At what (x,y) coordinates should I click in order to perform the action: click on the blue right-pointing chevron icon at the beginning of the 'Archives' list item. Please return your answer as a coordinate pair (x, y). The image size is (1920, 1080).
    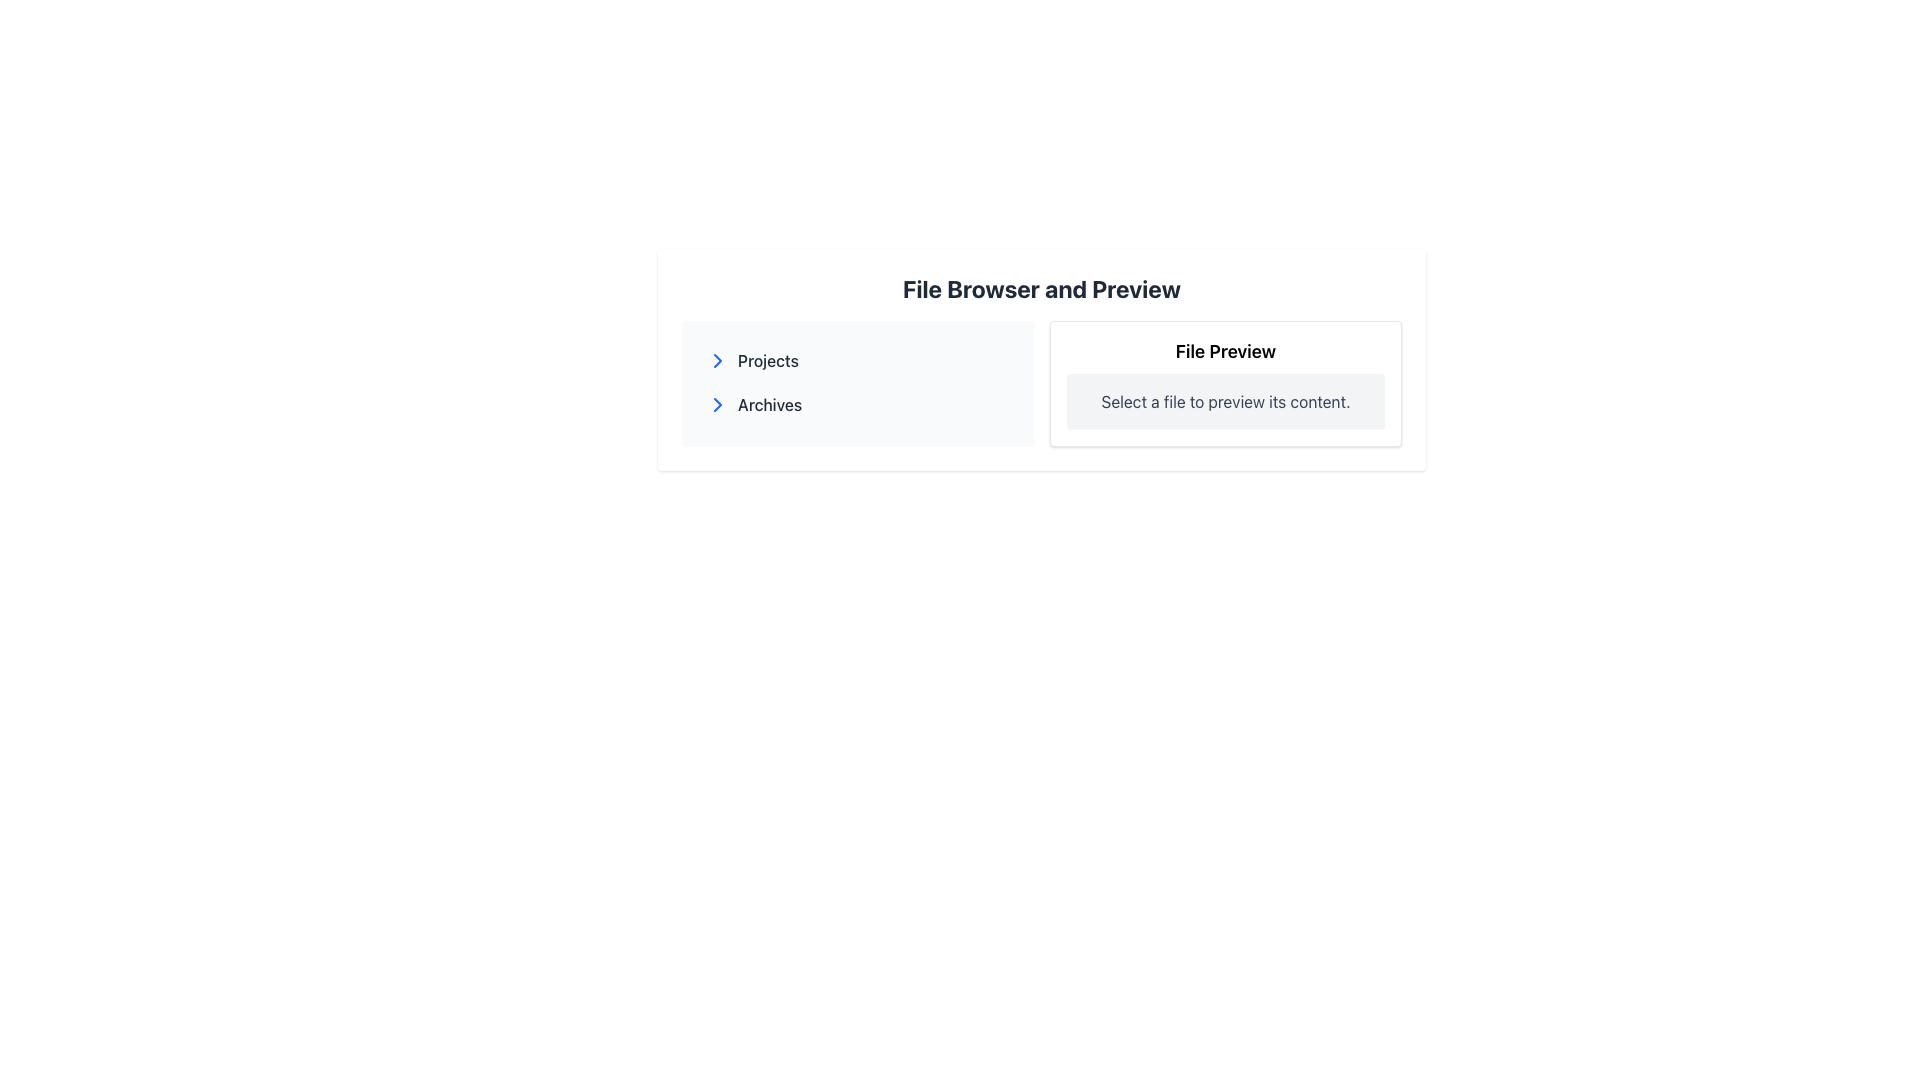
    Looking at the image, I should click on (718, 405).